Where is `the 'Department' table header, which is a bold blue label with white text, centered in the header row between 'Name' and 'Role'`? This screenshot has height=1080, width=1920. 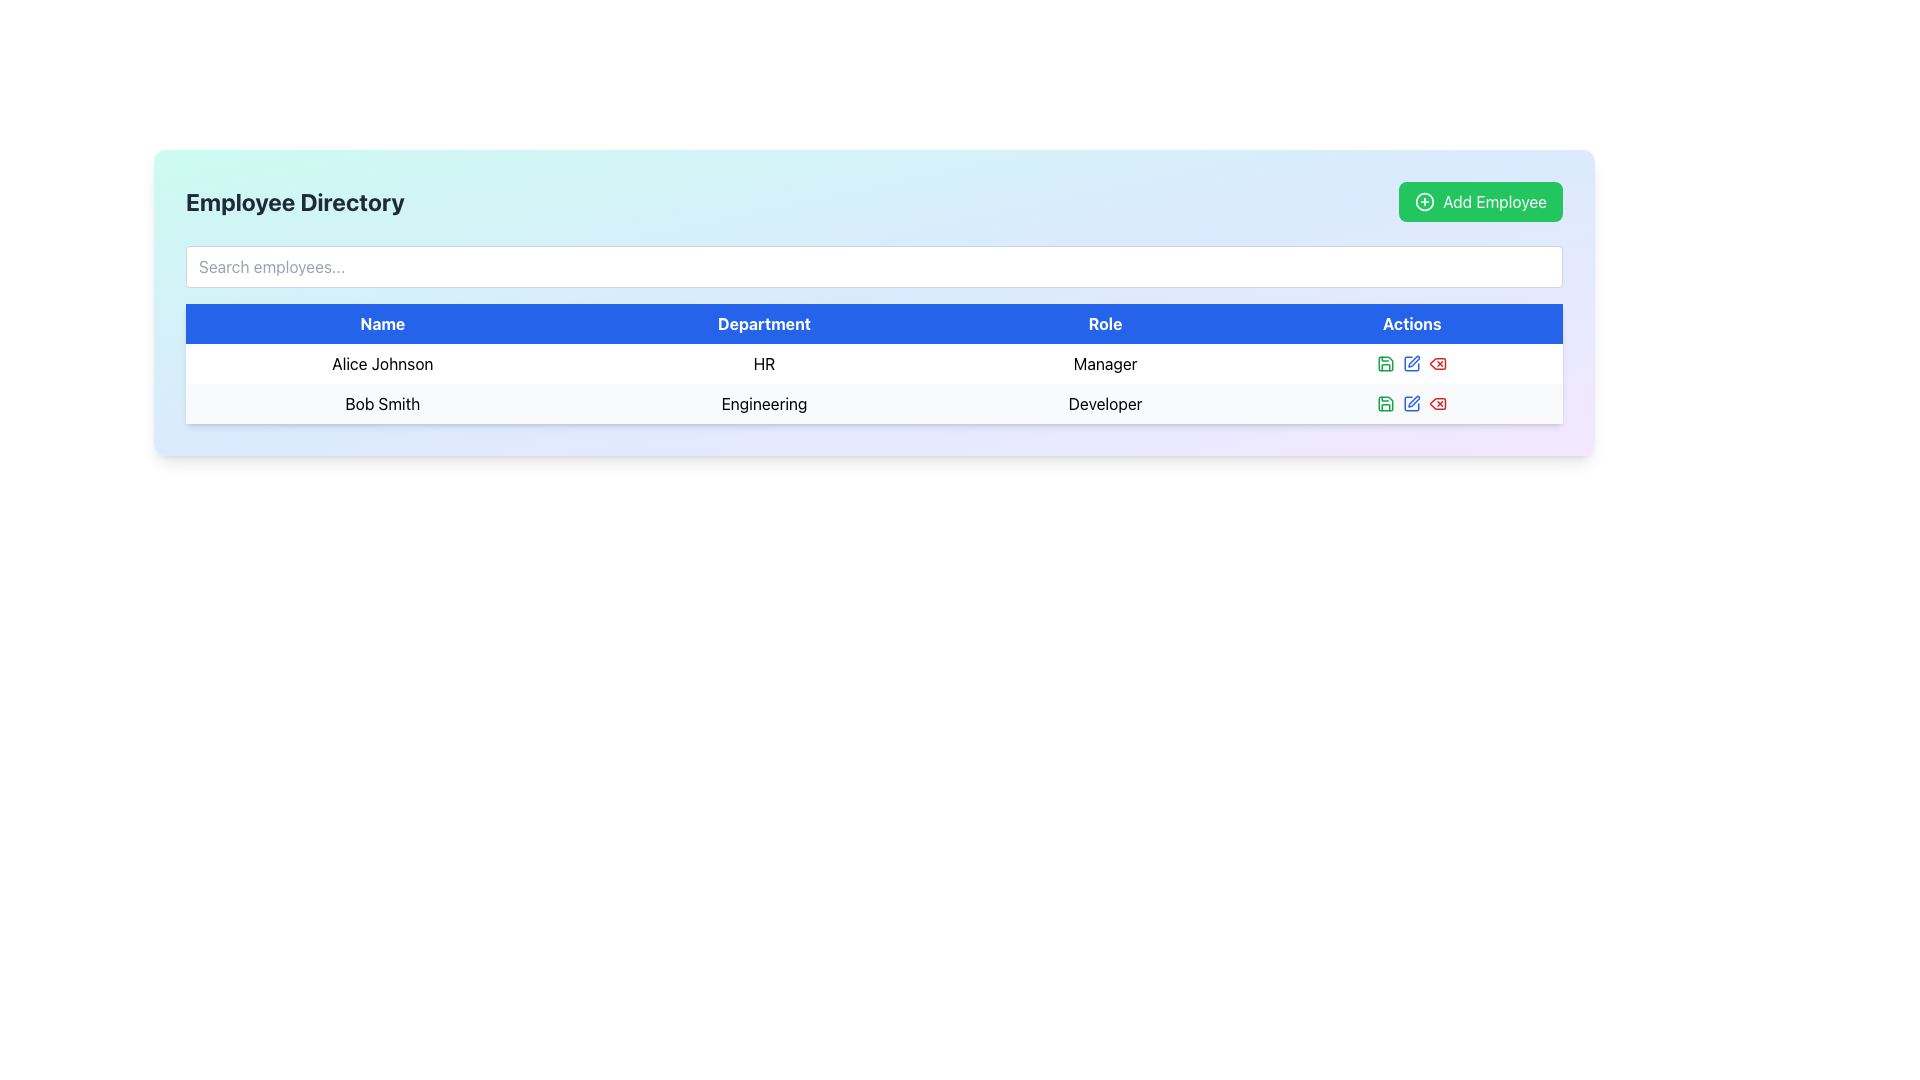
the 'Department' table header, which is a bold blue label with white text, centered in the header row between 'Name' and 'Role' is located at coordinates (763, 323).